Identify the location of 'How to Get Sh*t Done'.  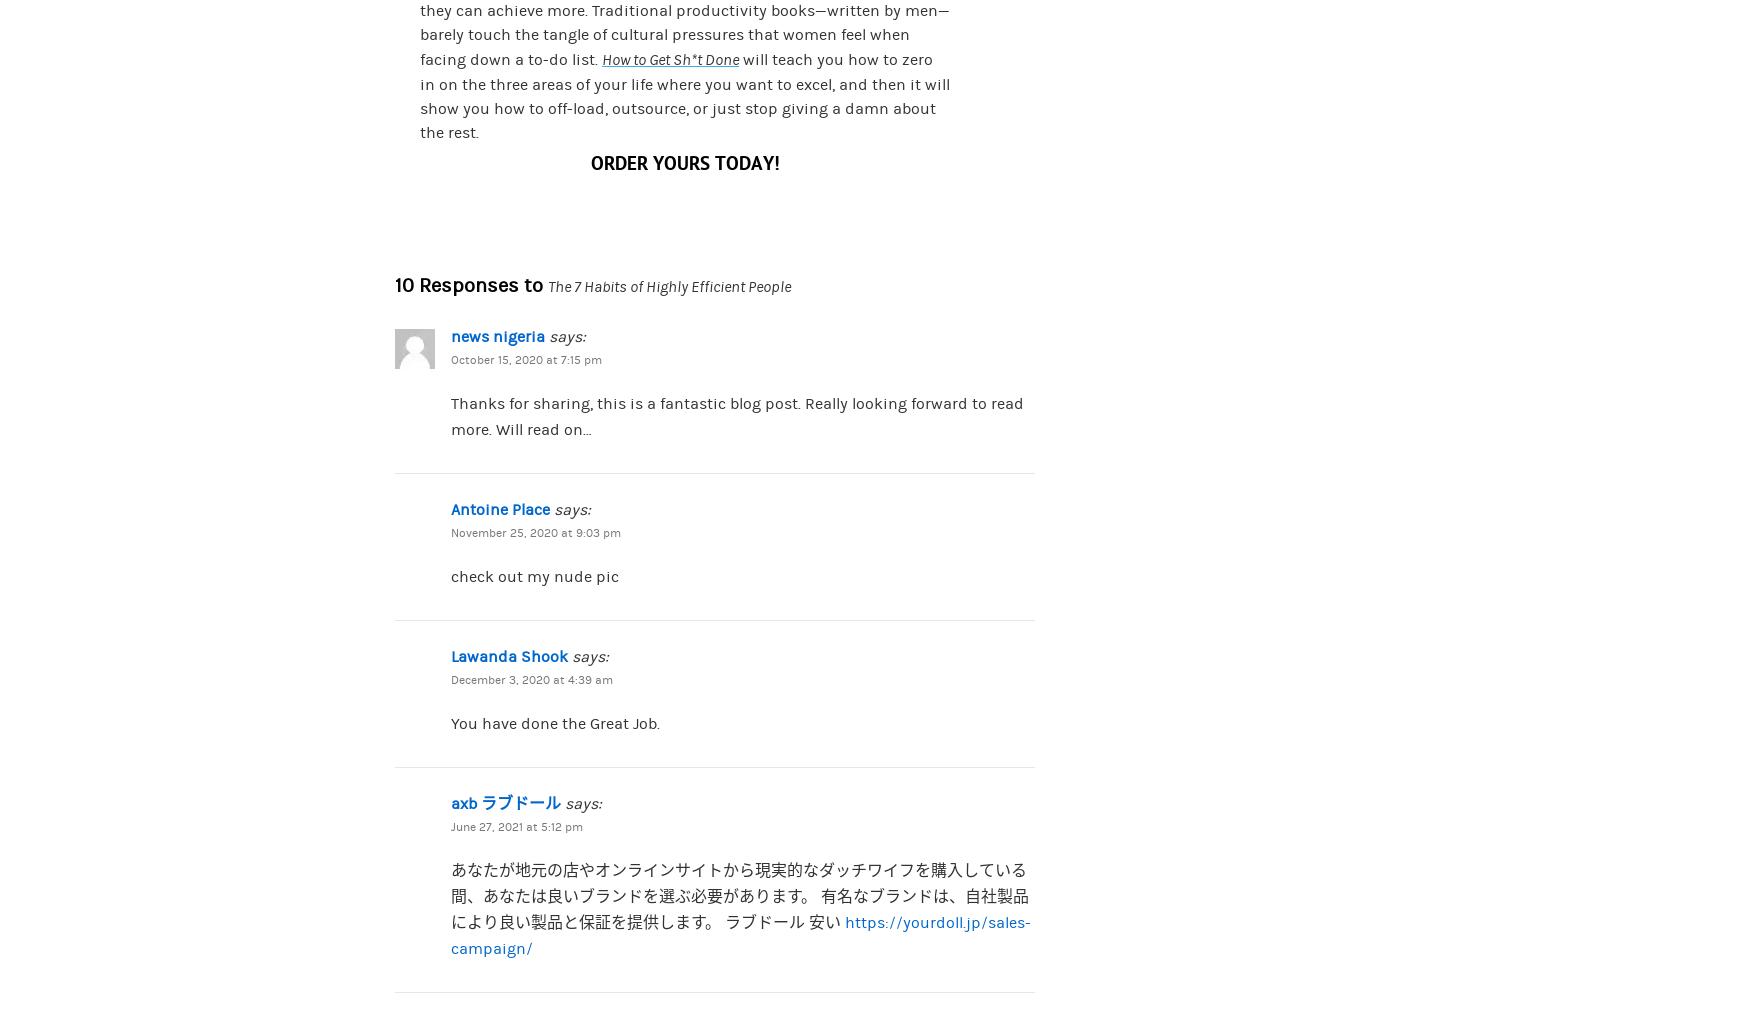
(669, 57).